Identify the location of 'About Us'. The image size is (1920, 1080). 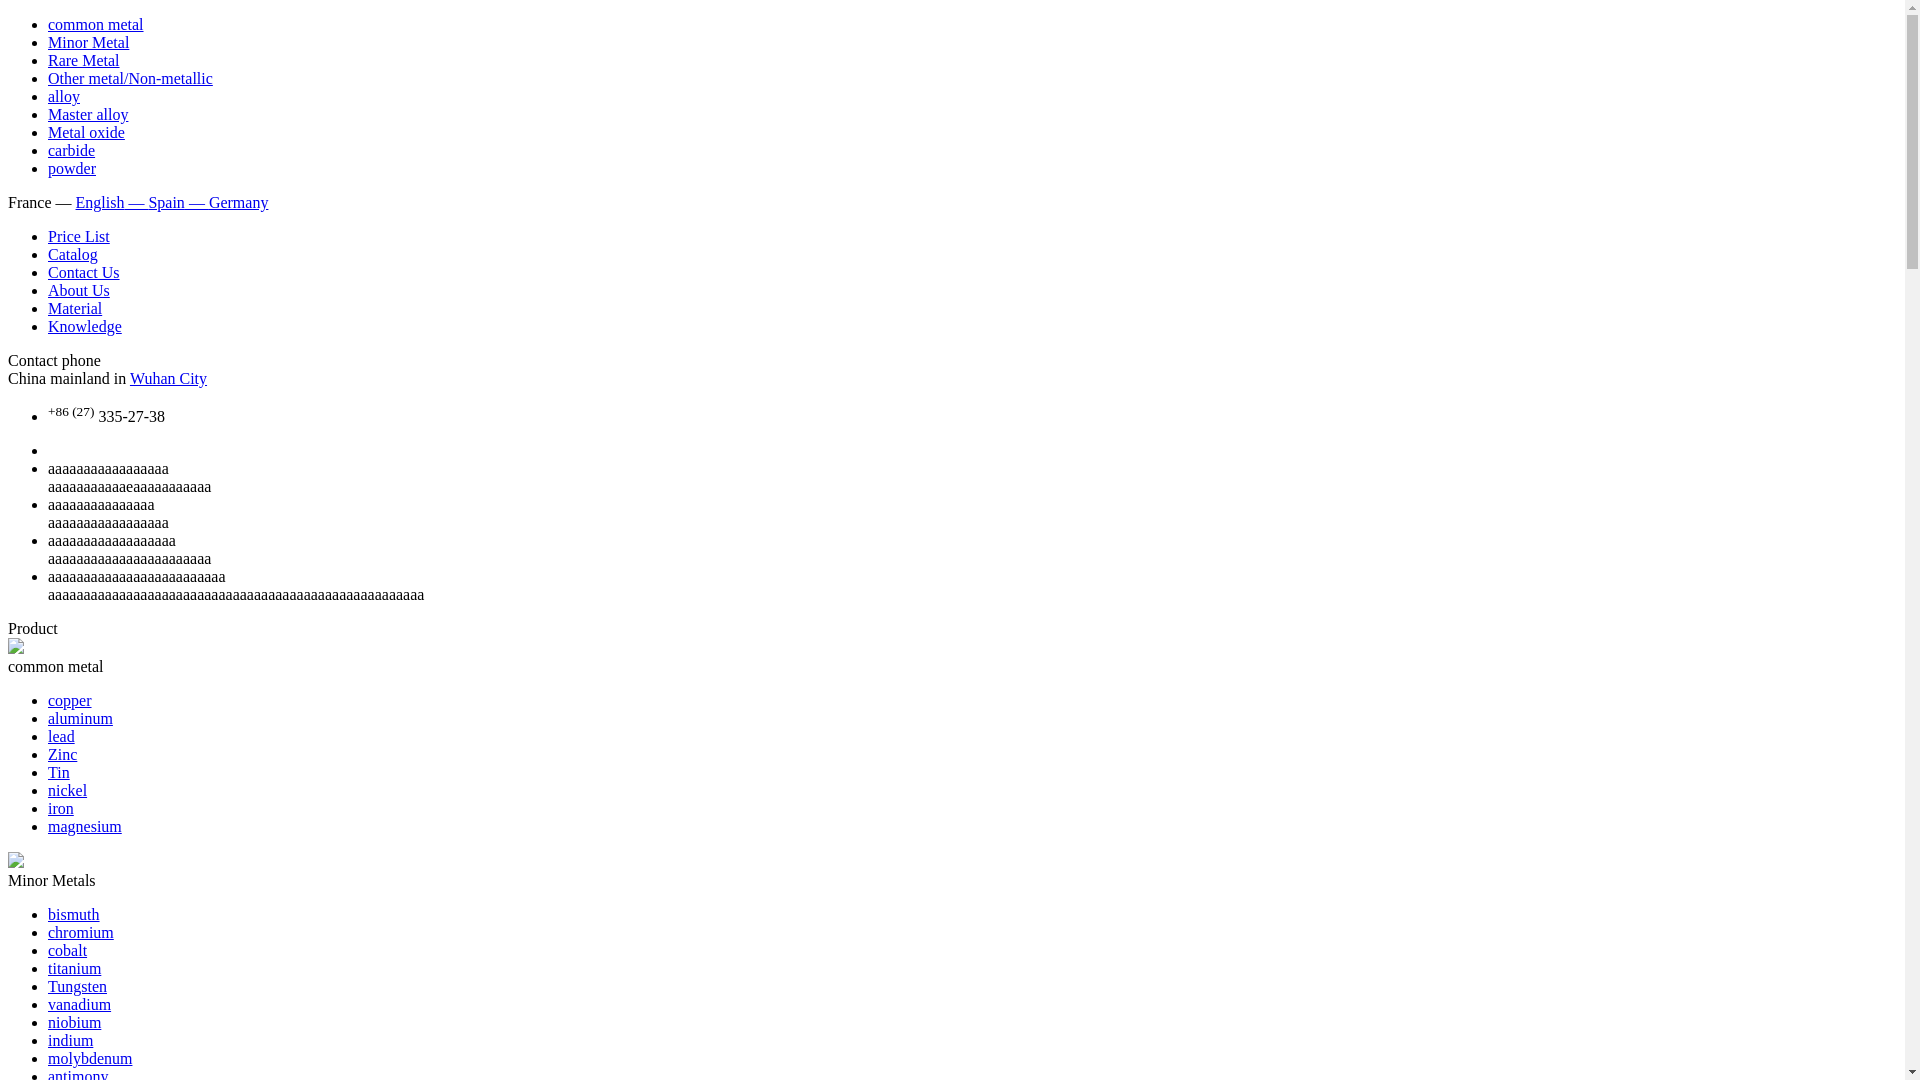
(78, 290).